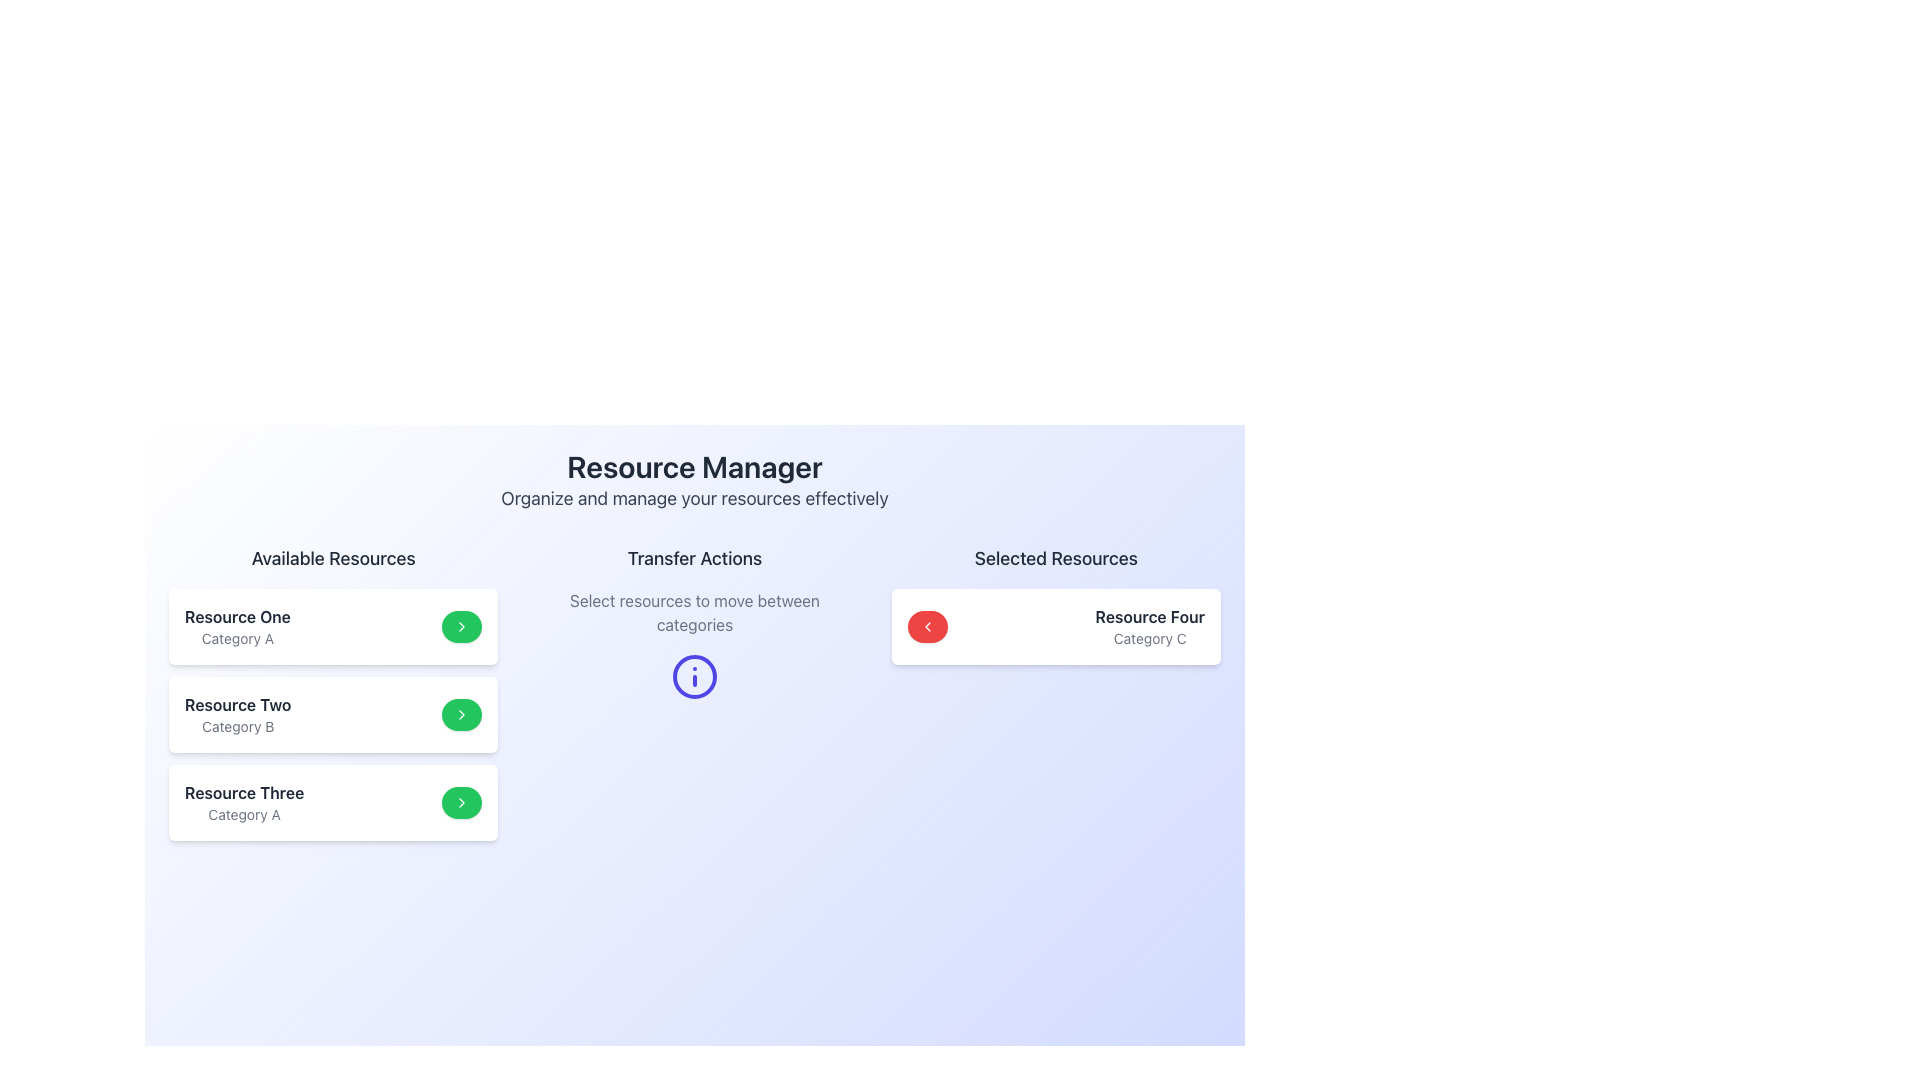 Image resolution: width=1920 pixels, height=1080 pixels. What do you see at coordinates (333, 713) in the screenshot?
I see `the card representing 'Resource Two' in the 'Available Resources' panel` at bounding box center [333, 713].